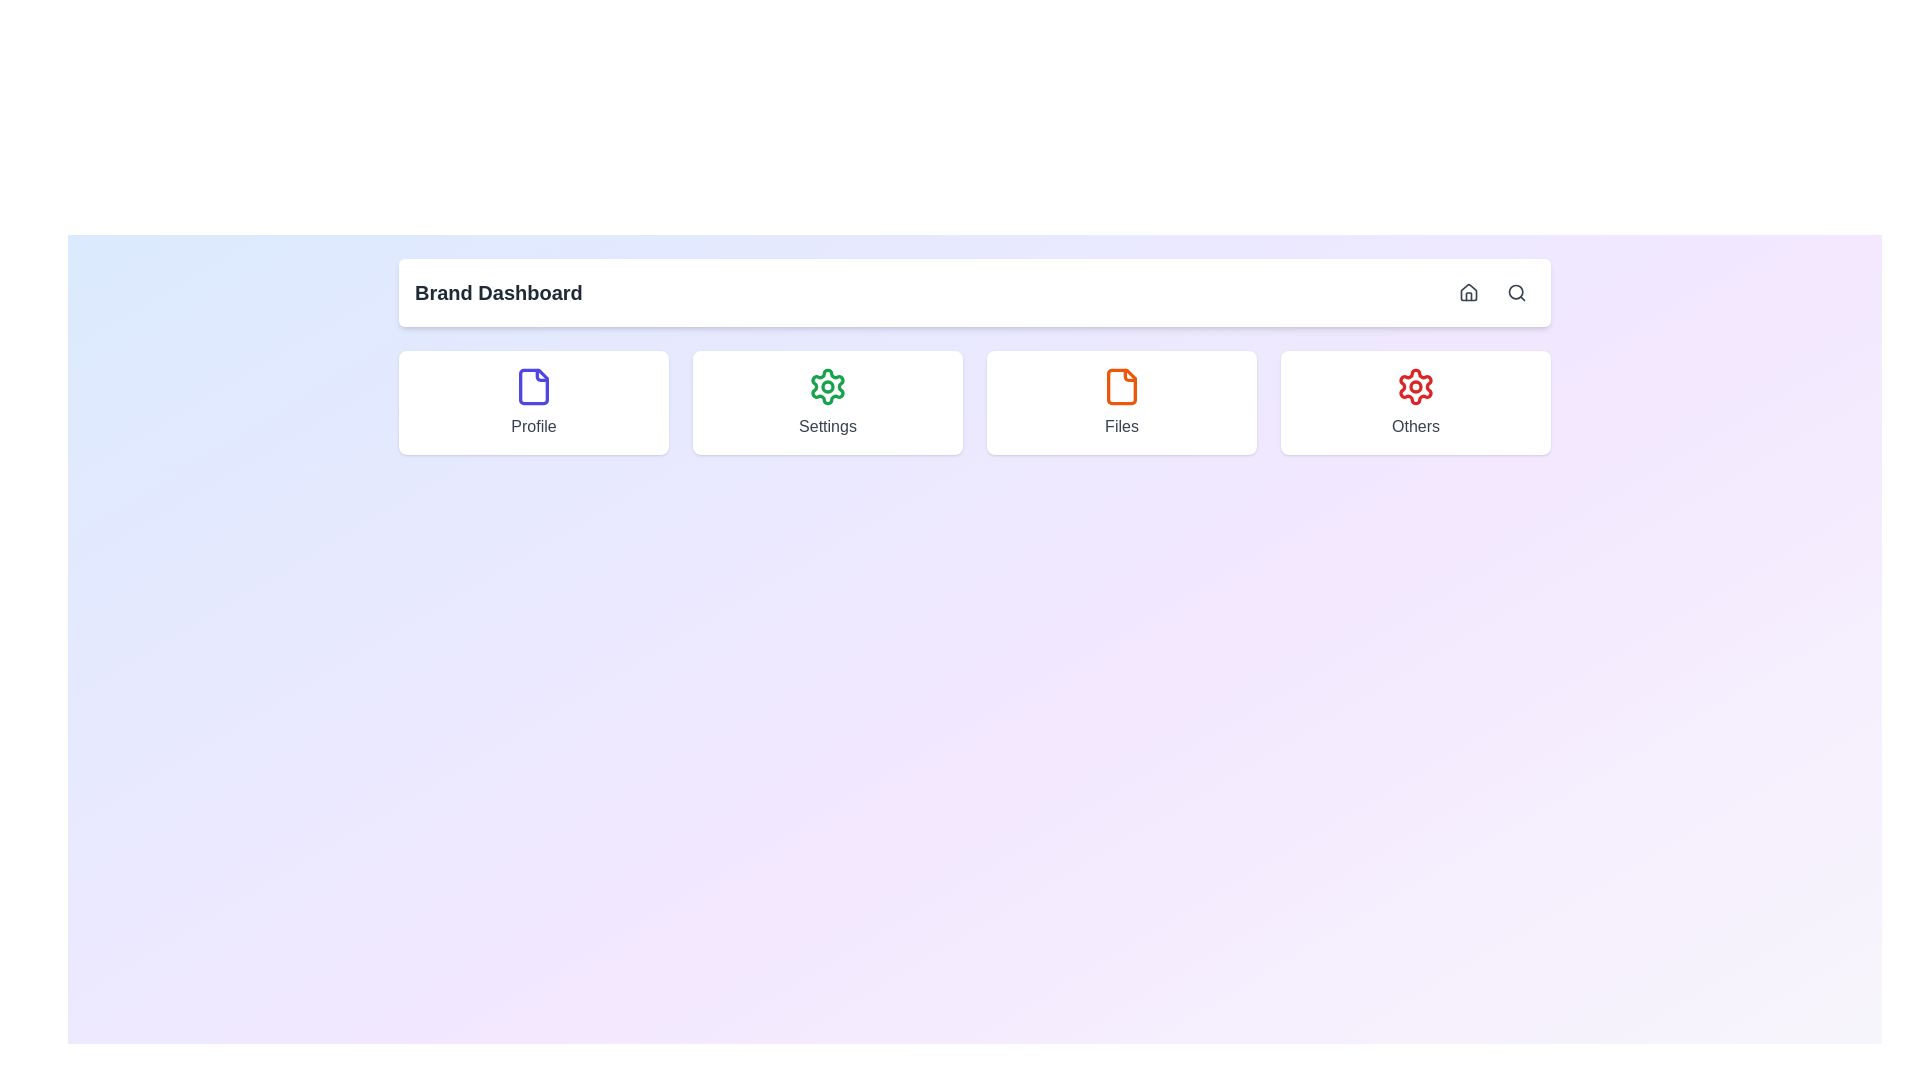  Describe the element at coordinates (1415, 386) in the screenshot. I see `the center of the gear icon located in the rightmost card labeled 'Others', which emphasizes settings or additional options` at that location.